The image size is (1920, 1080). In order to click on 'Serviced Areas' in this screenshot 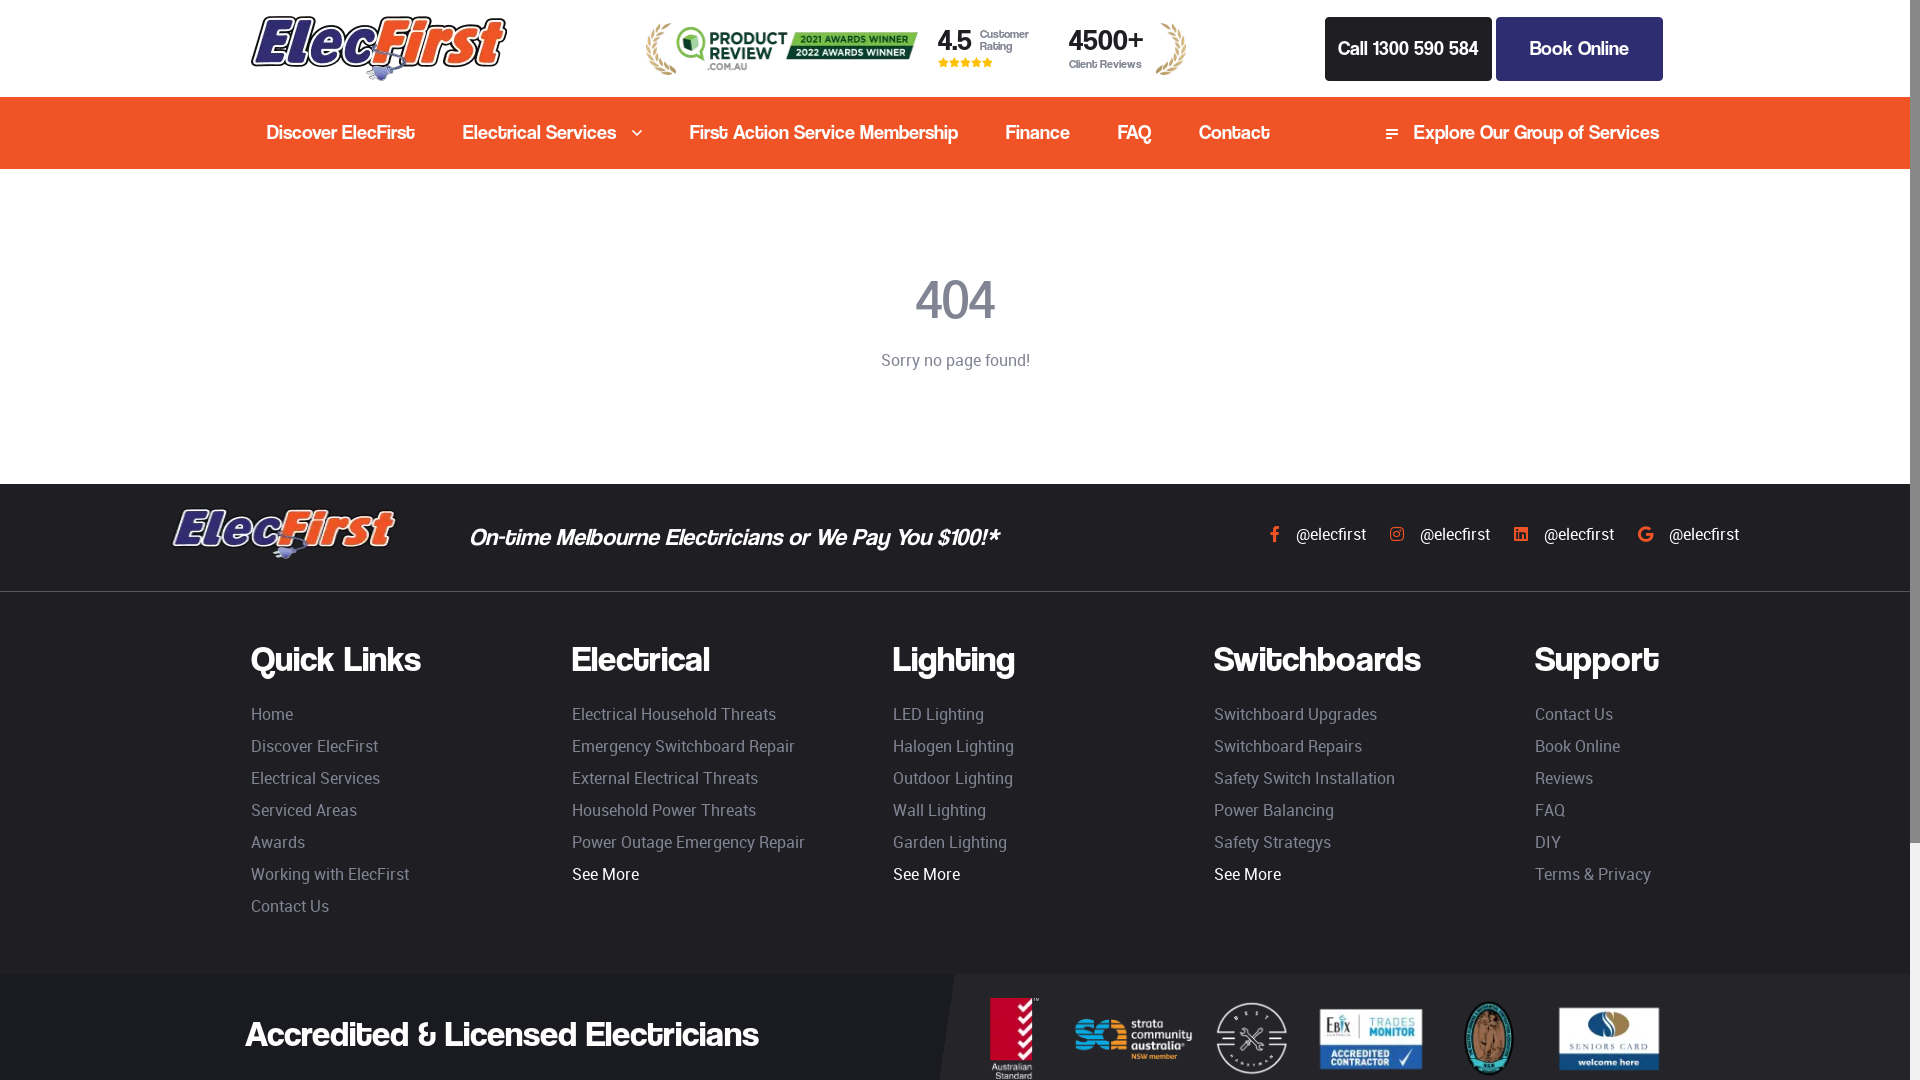, I will do `click(302, 810)`.